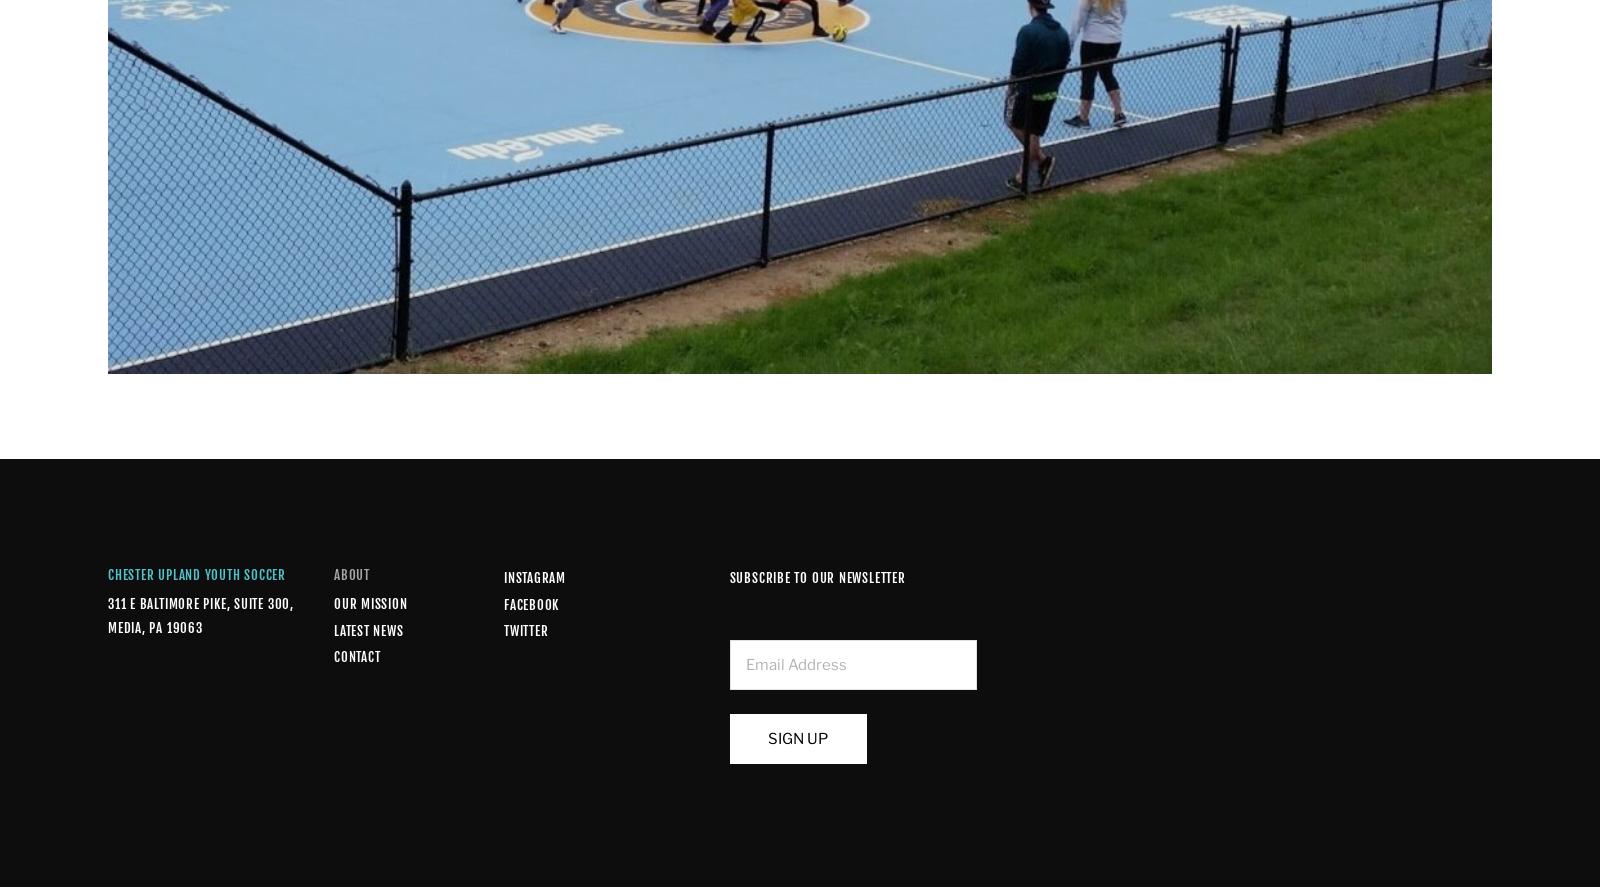 This screenshot has width=1600, height=887. What do you see at coordinates (199, 603) in the screenshot?
I see `'311 E Baltimore Pike, Suite 300,'` at bounding box center [199, 603].